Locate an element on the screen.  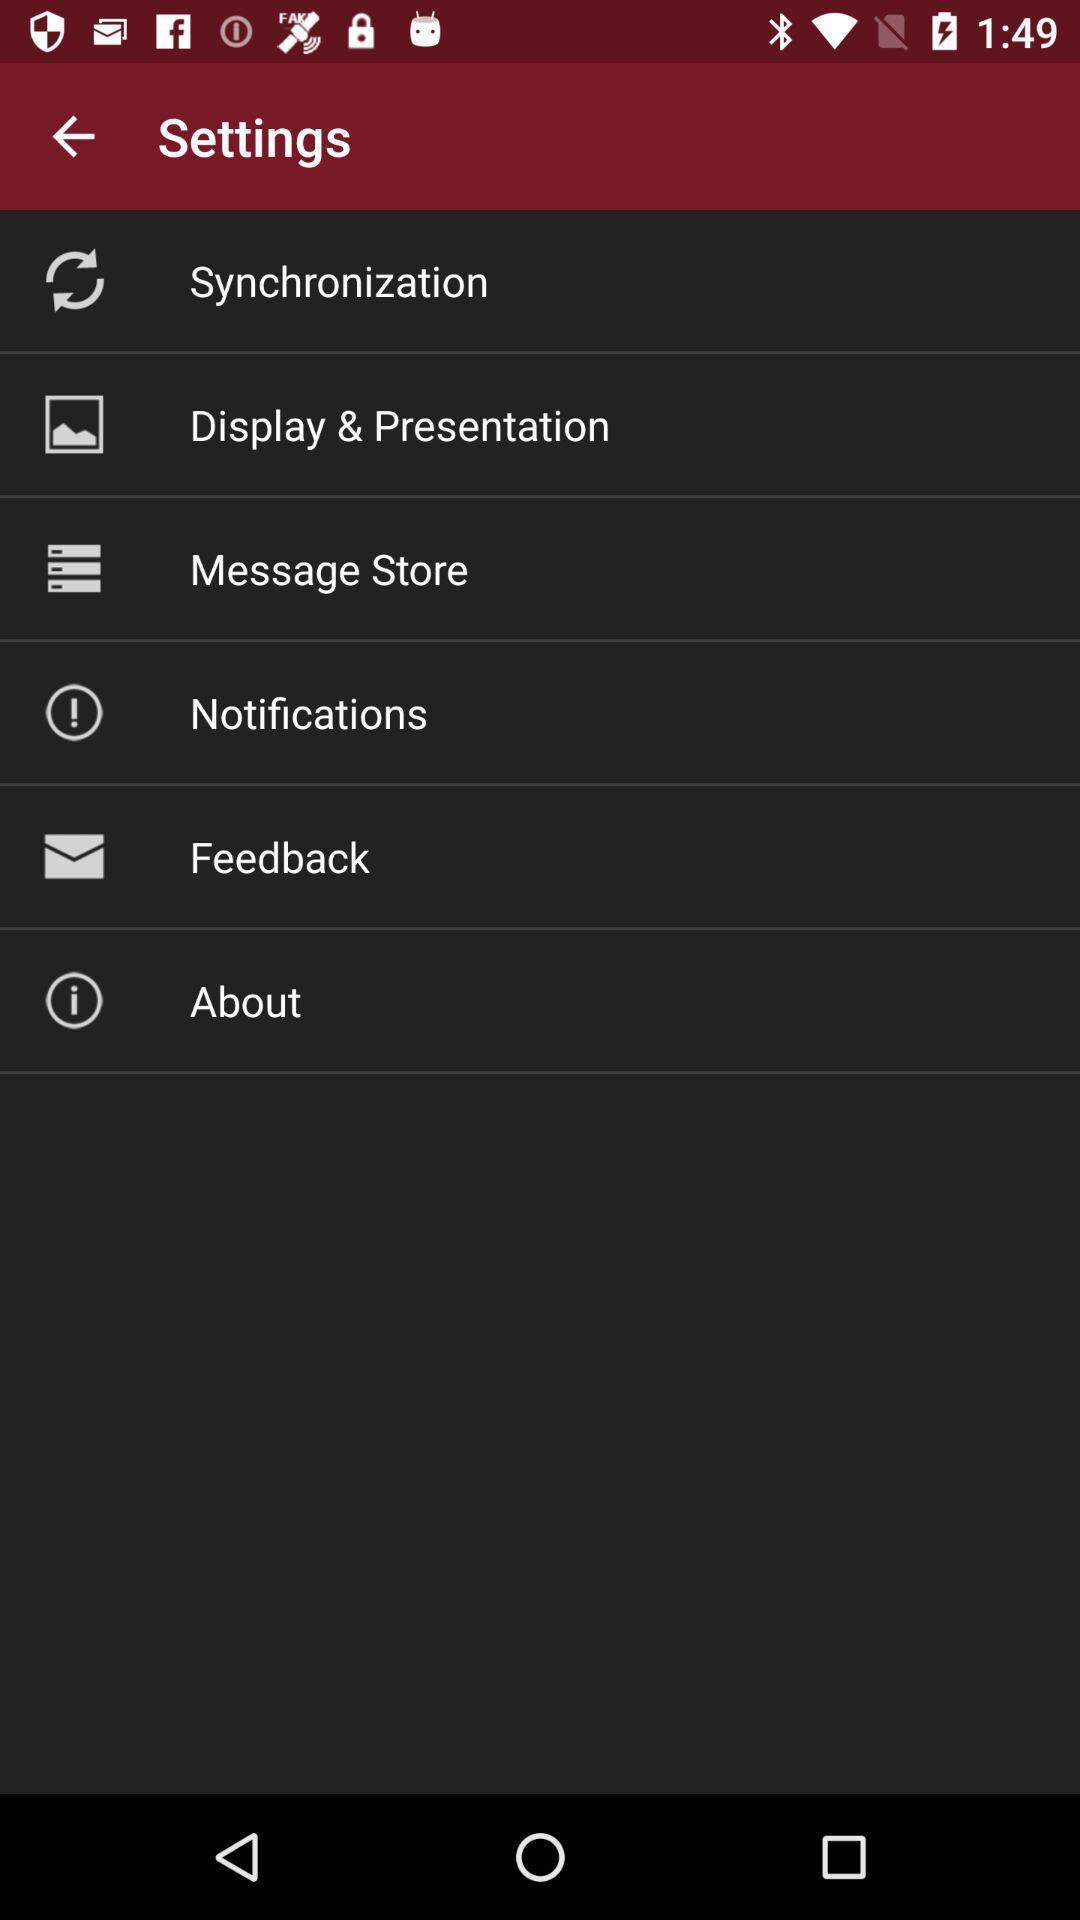
item below synchronization icon is located at coordinates (400, 423).